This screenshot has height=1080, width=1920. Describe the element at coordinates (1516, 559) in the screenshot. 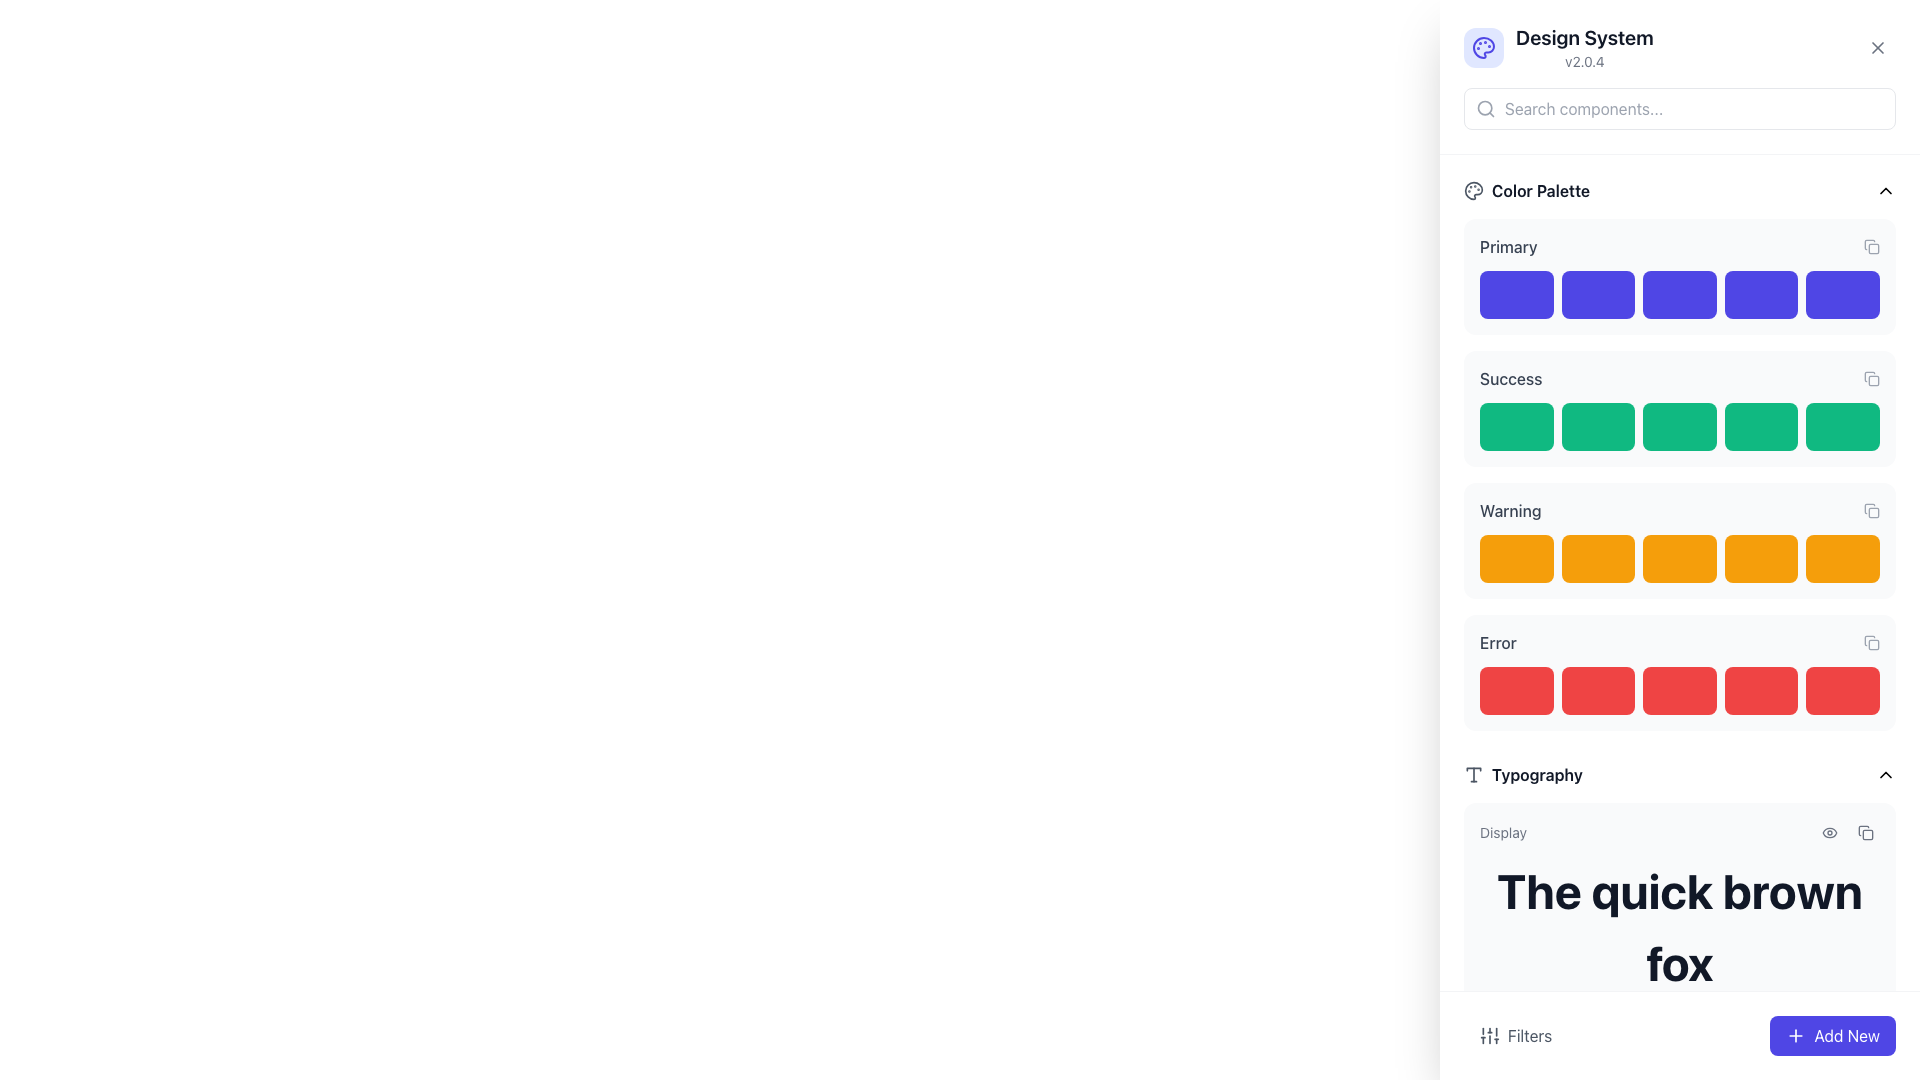

I see `the vibrant orange button with rounded corners located in the 'Warning' section` at that location.